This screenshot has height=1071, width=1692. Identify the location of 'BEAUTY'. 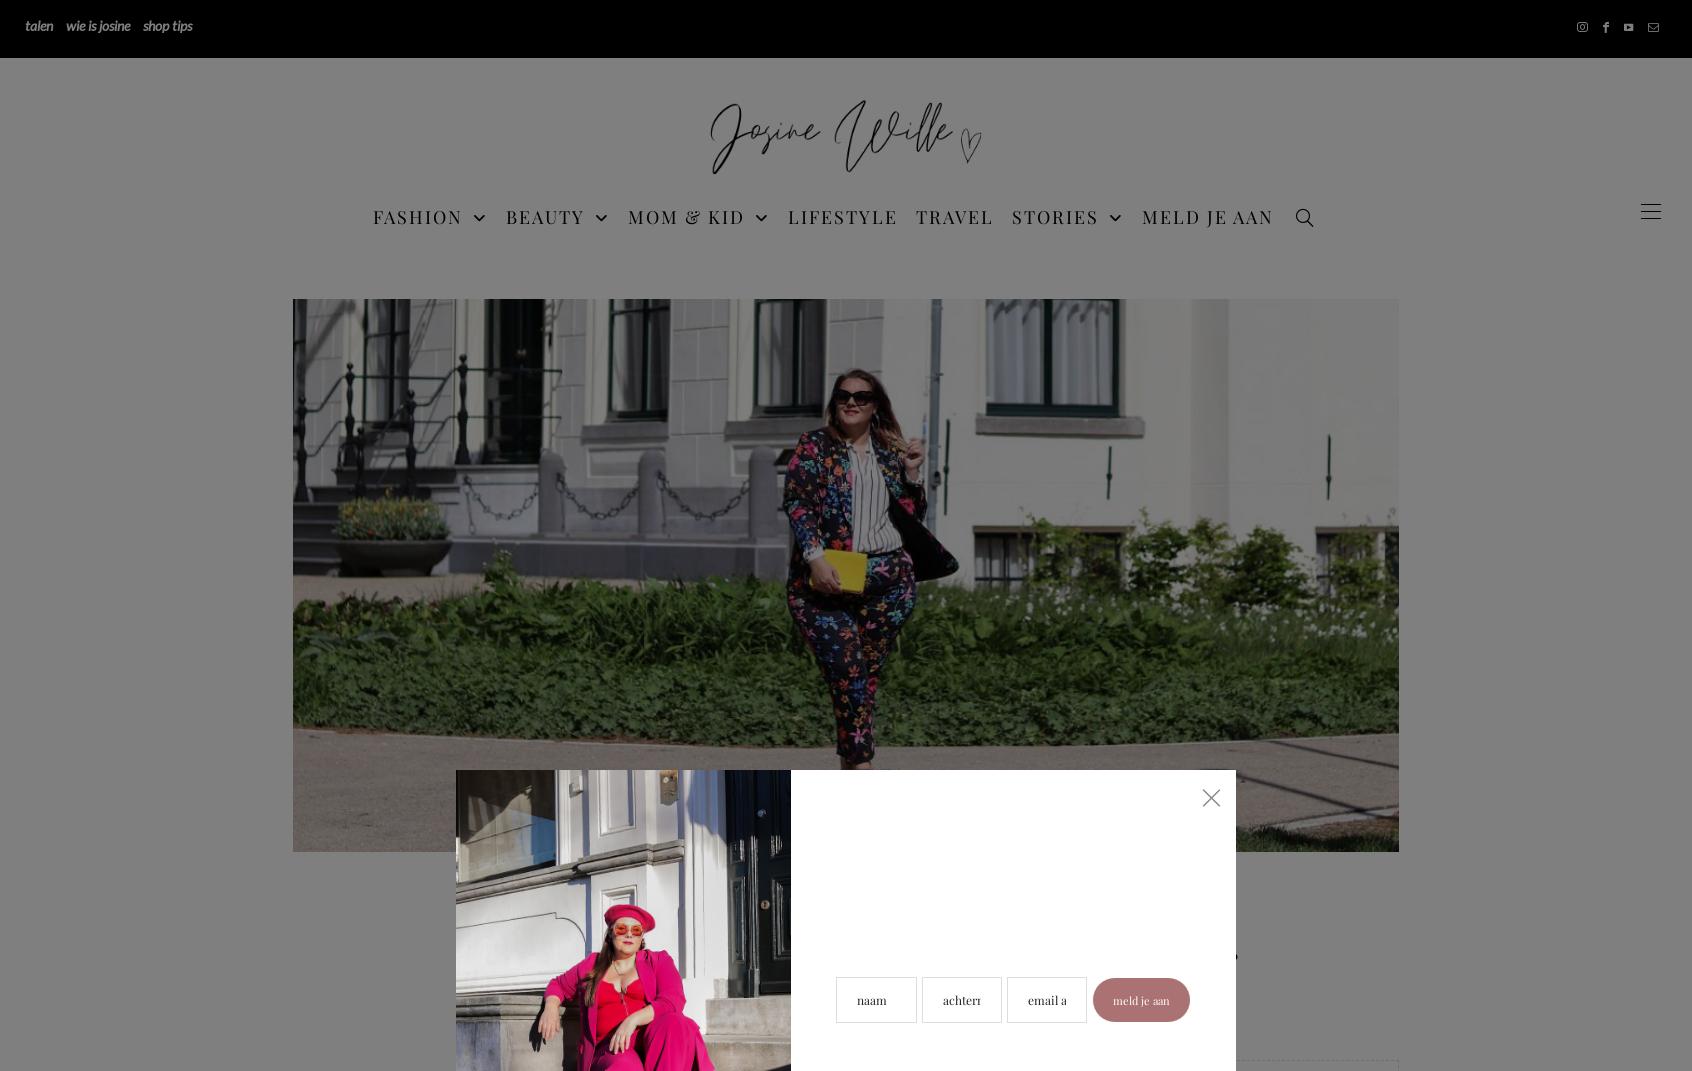
(544, 215).